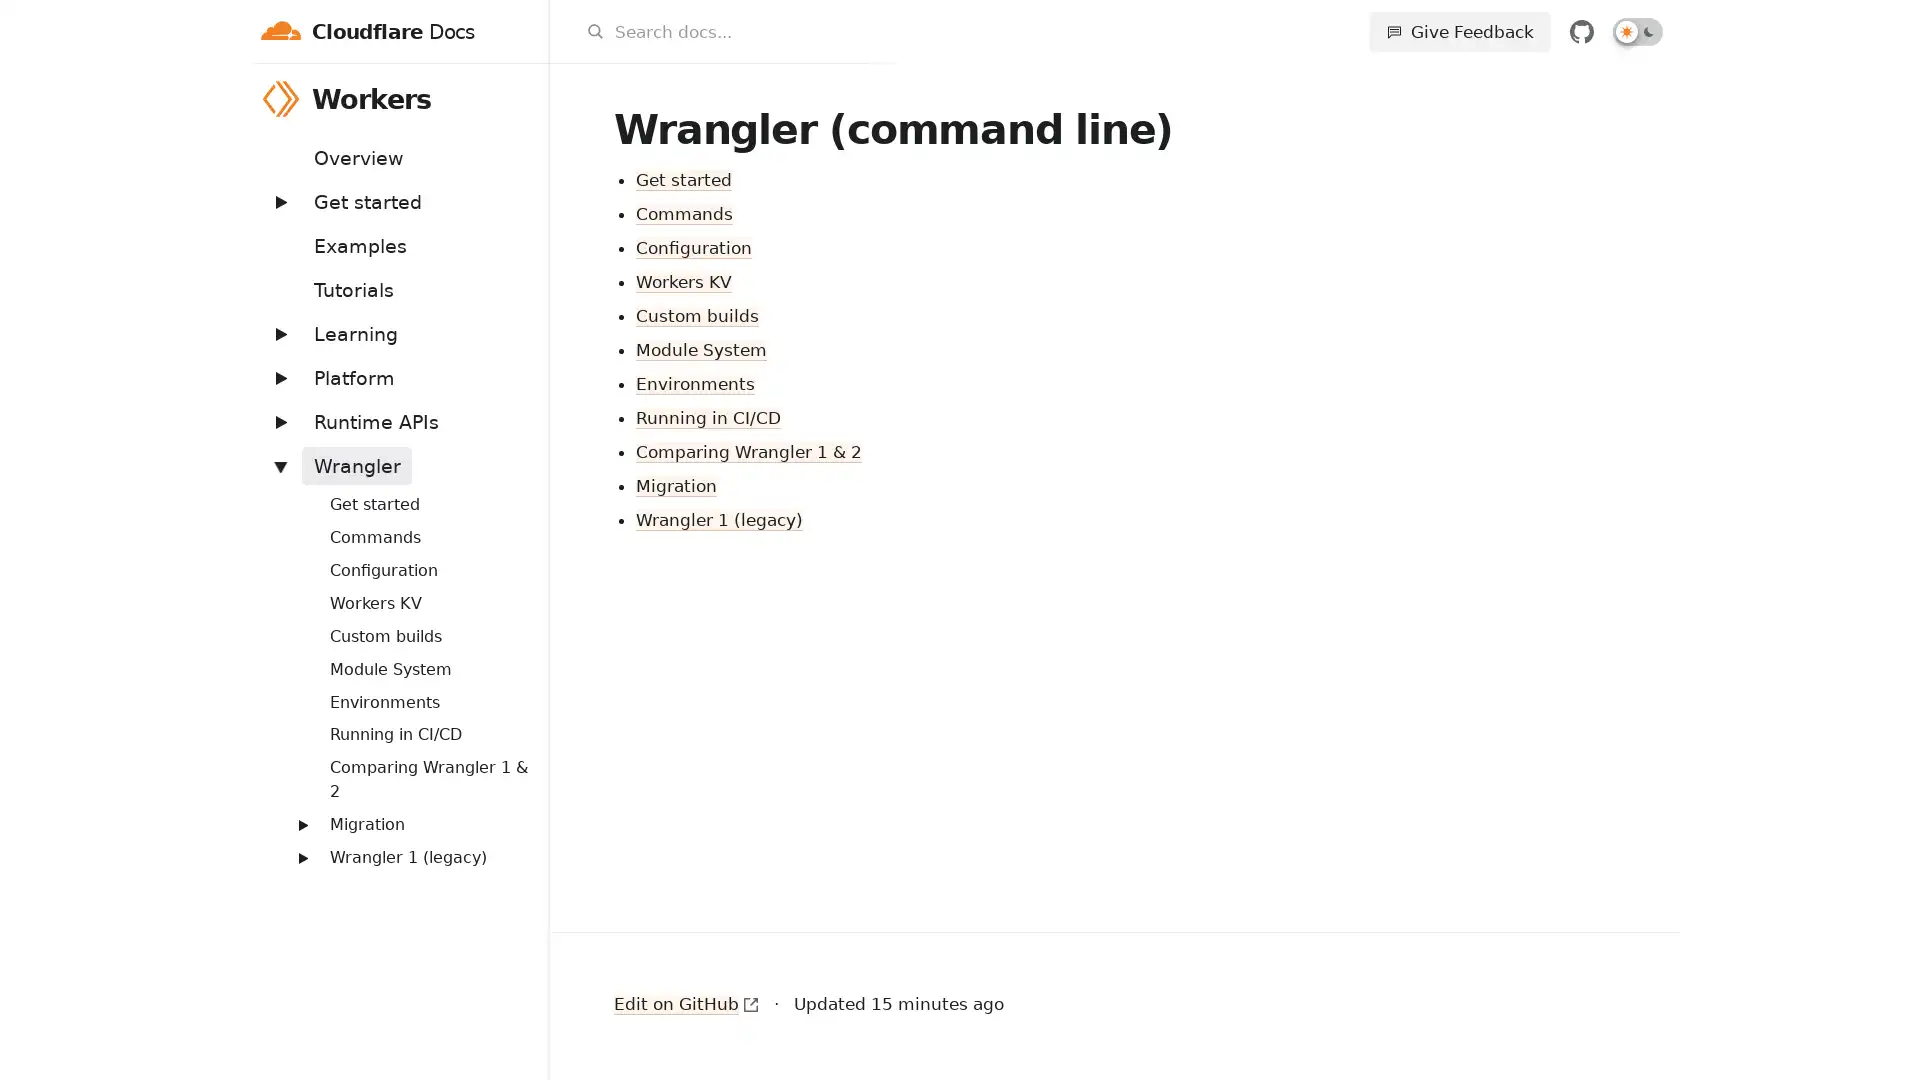 The height and width of the screenshot is (1080, 1920). Describe the element at coordinates (278, 332) in the screenshot. I see `Expand: Learning` at that location.